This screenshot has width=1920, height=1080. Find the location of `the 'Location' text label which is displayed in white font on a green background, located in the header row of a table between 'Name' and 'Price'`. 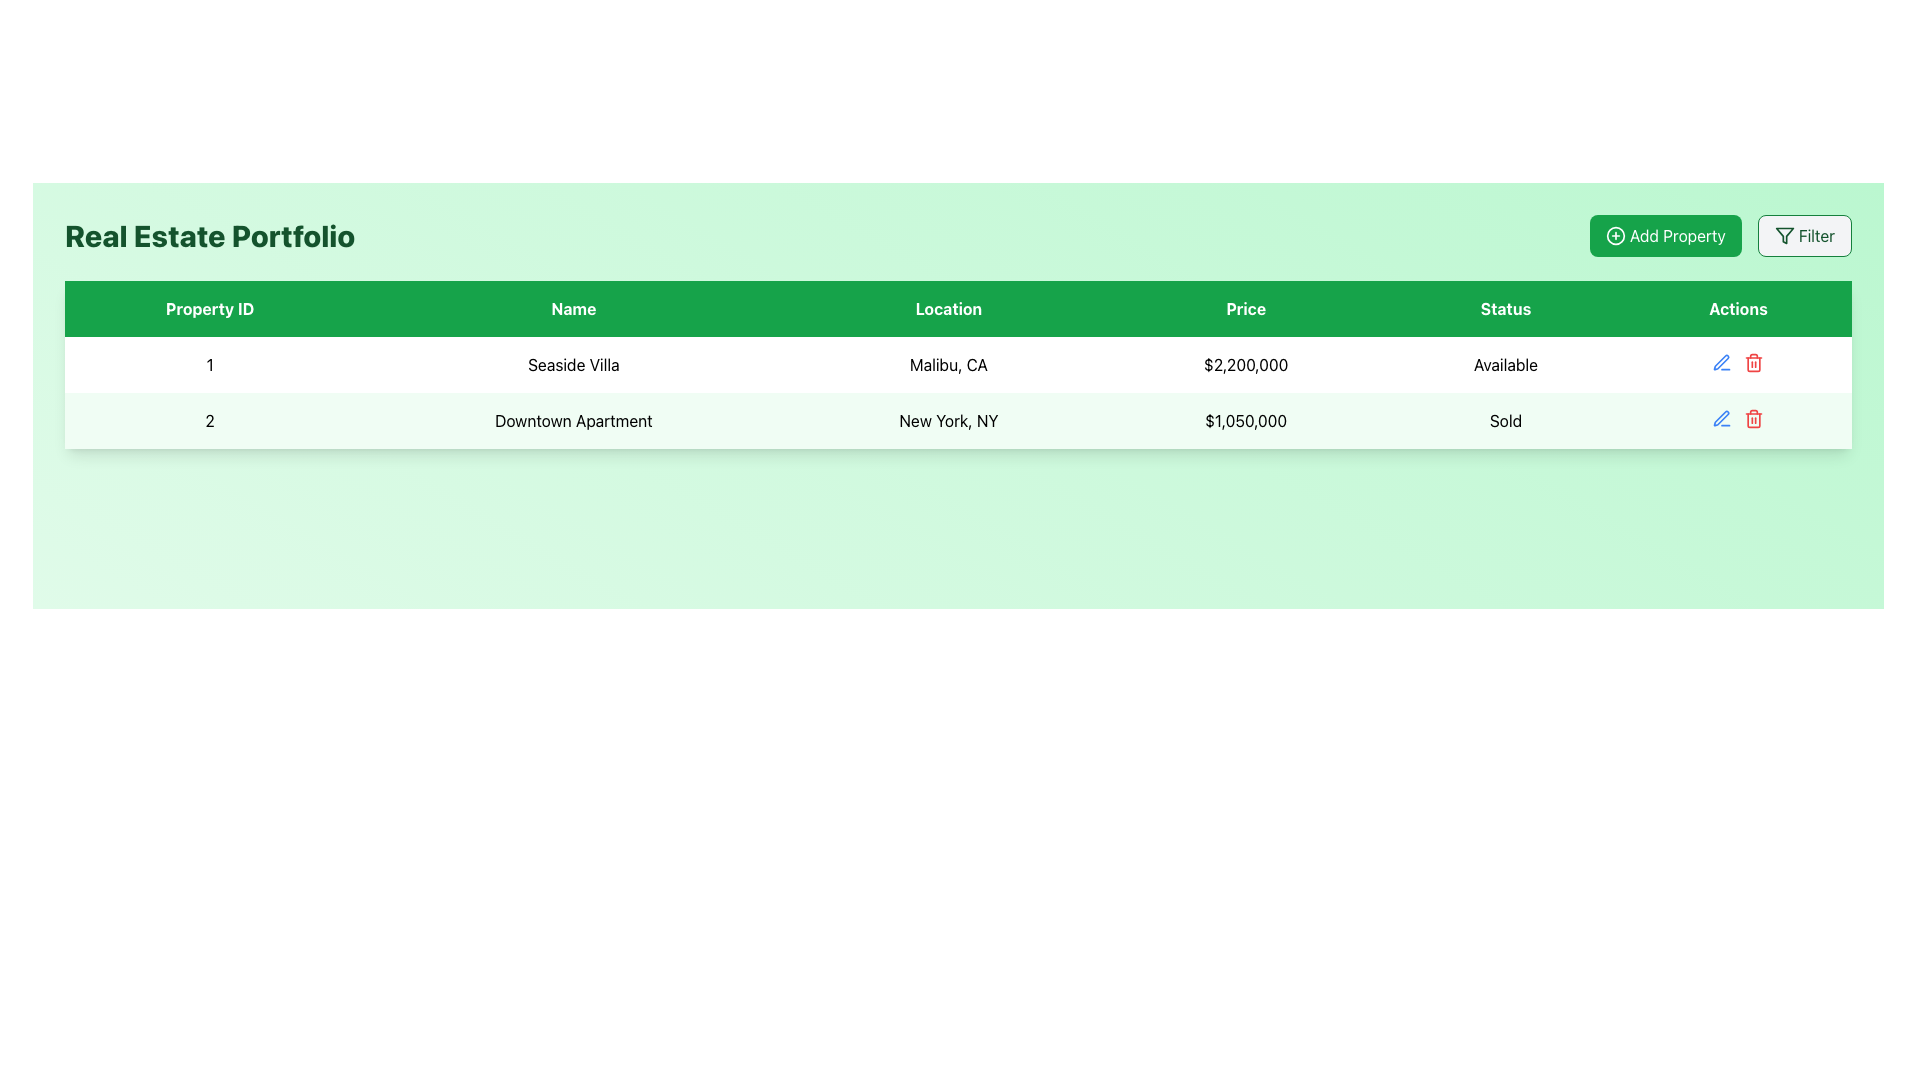

the 'Location' text label which is displayed in white font on a green background, located in the header row of a table between 'Name' and 'Price' is located at coordinates (948, 308).